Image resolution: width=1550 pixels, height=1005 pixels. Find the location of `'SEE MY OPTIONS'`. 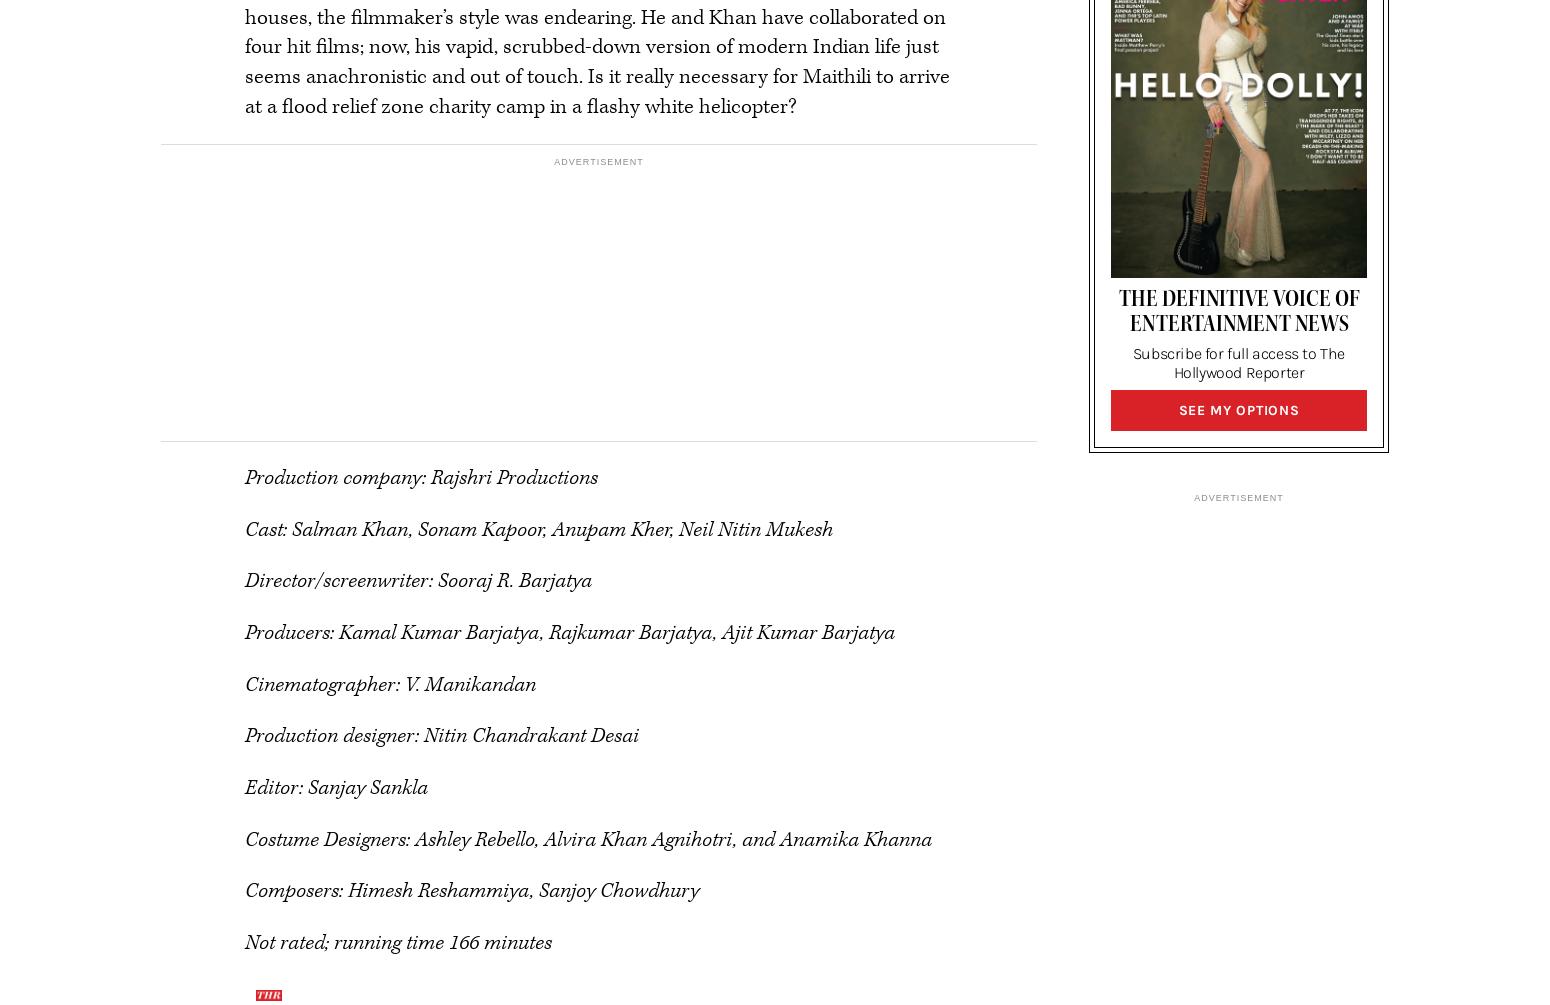

'SEE MY OPTIONS' is located at coordinates (1238, 410).